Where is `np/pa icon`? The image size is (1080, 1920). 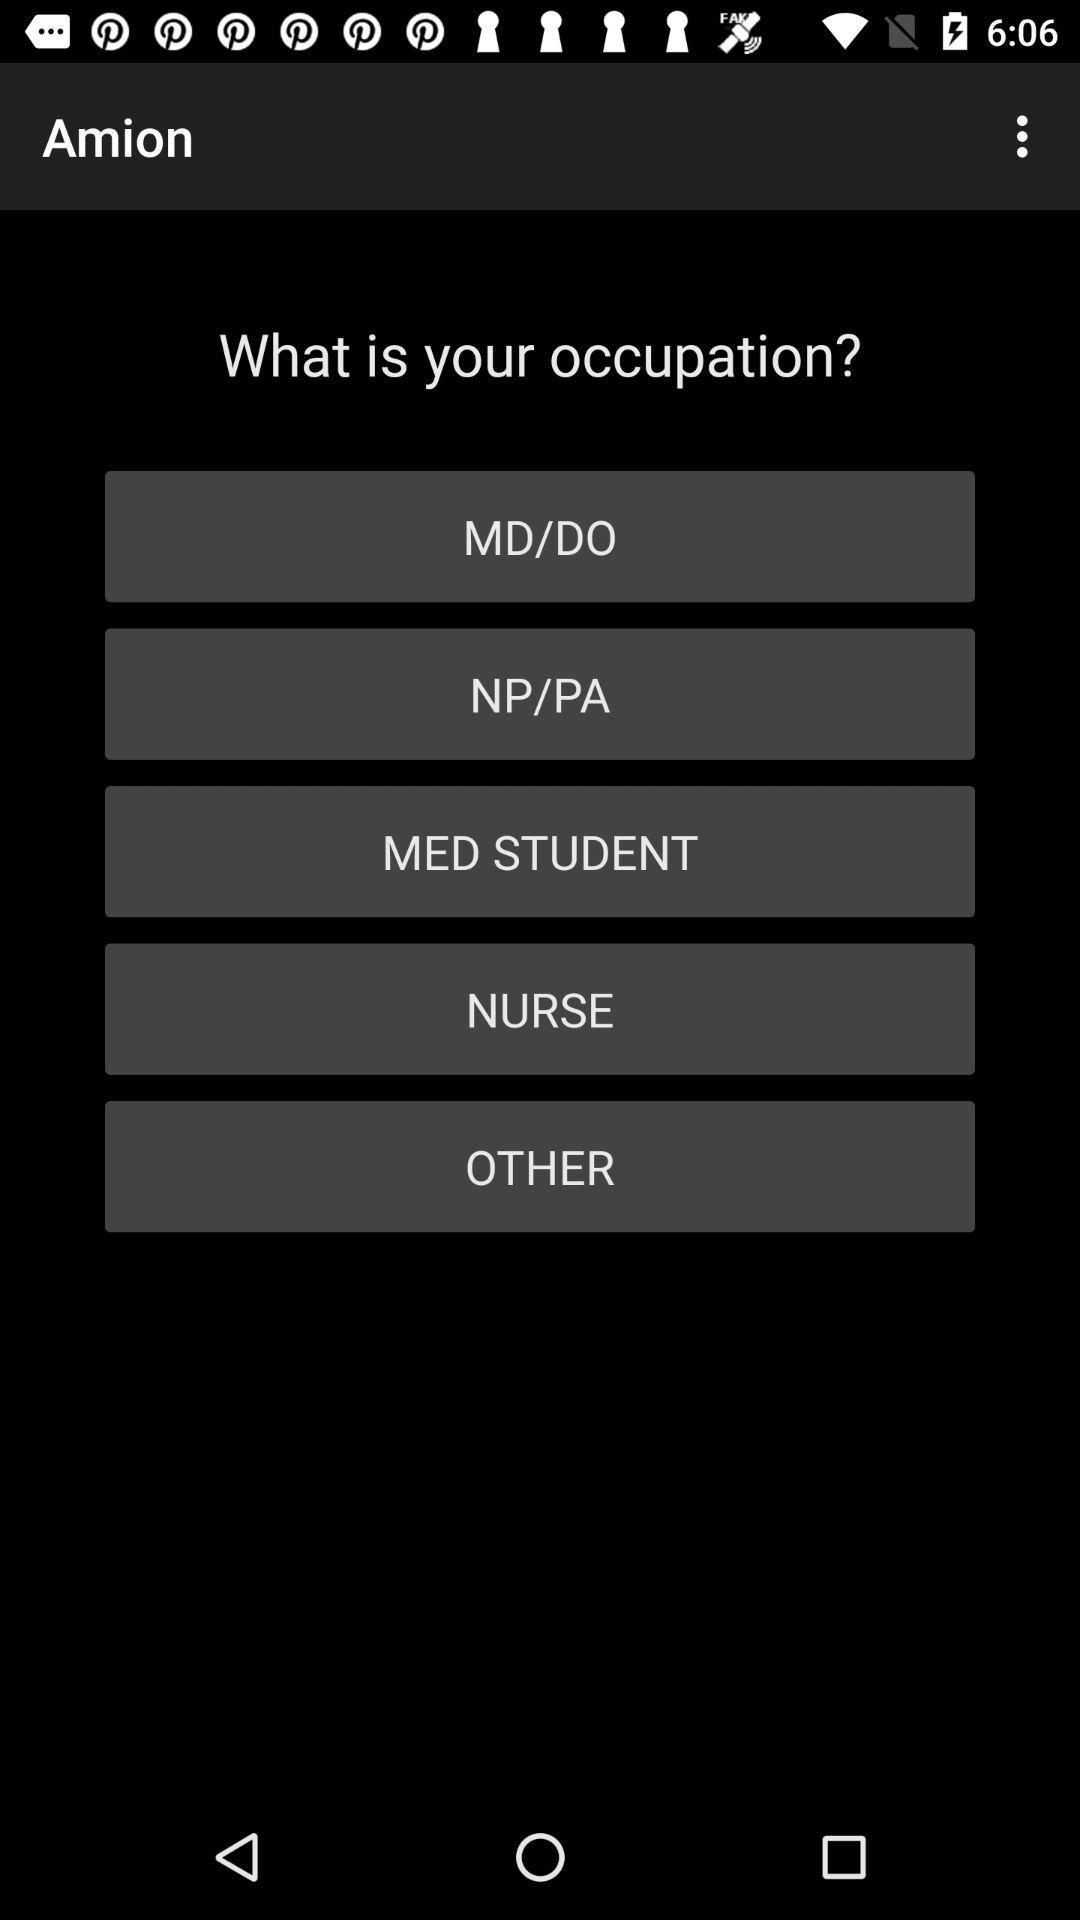 np/pa icon is located at coordinates (540, 694).